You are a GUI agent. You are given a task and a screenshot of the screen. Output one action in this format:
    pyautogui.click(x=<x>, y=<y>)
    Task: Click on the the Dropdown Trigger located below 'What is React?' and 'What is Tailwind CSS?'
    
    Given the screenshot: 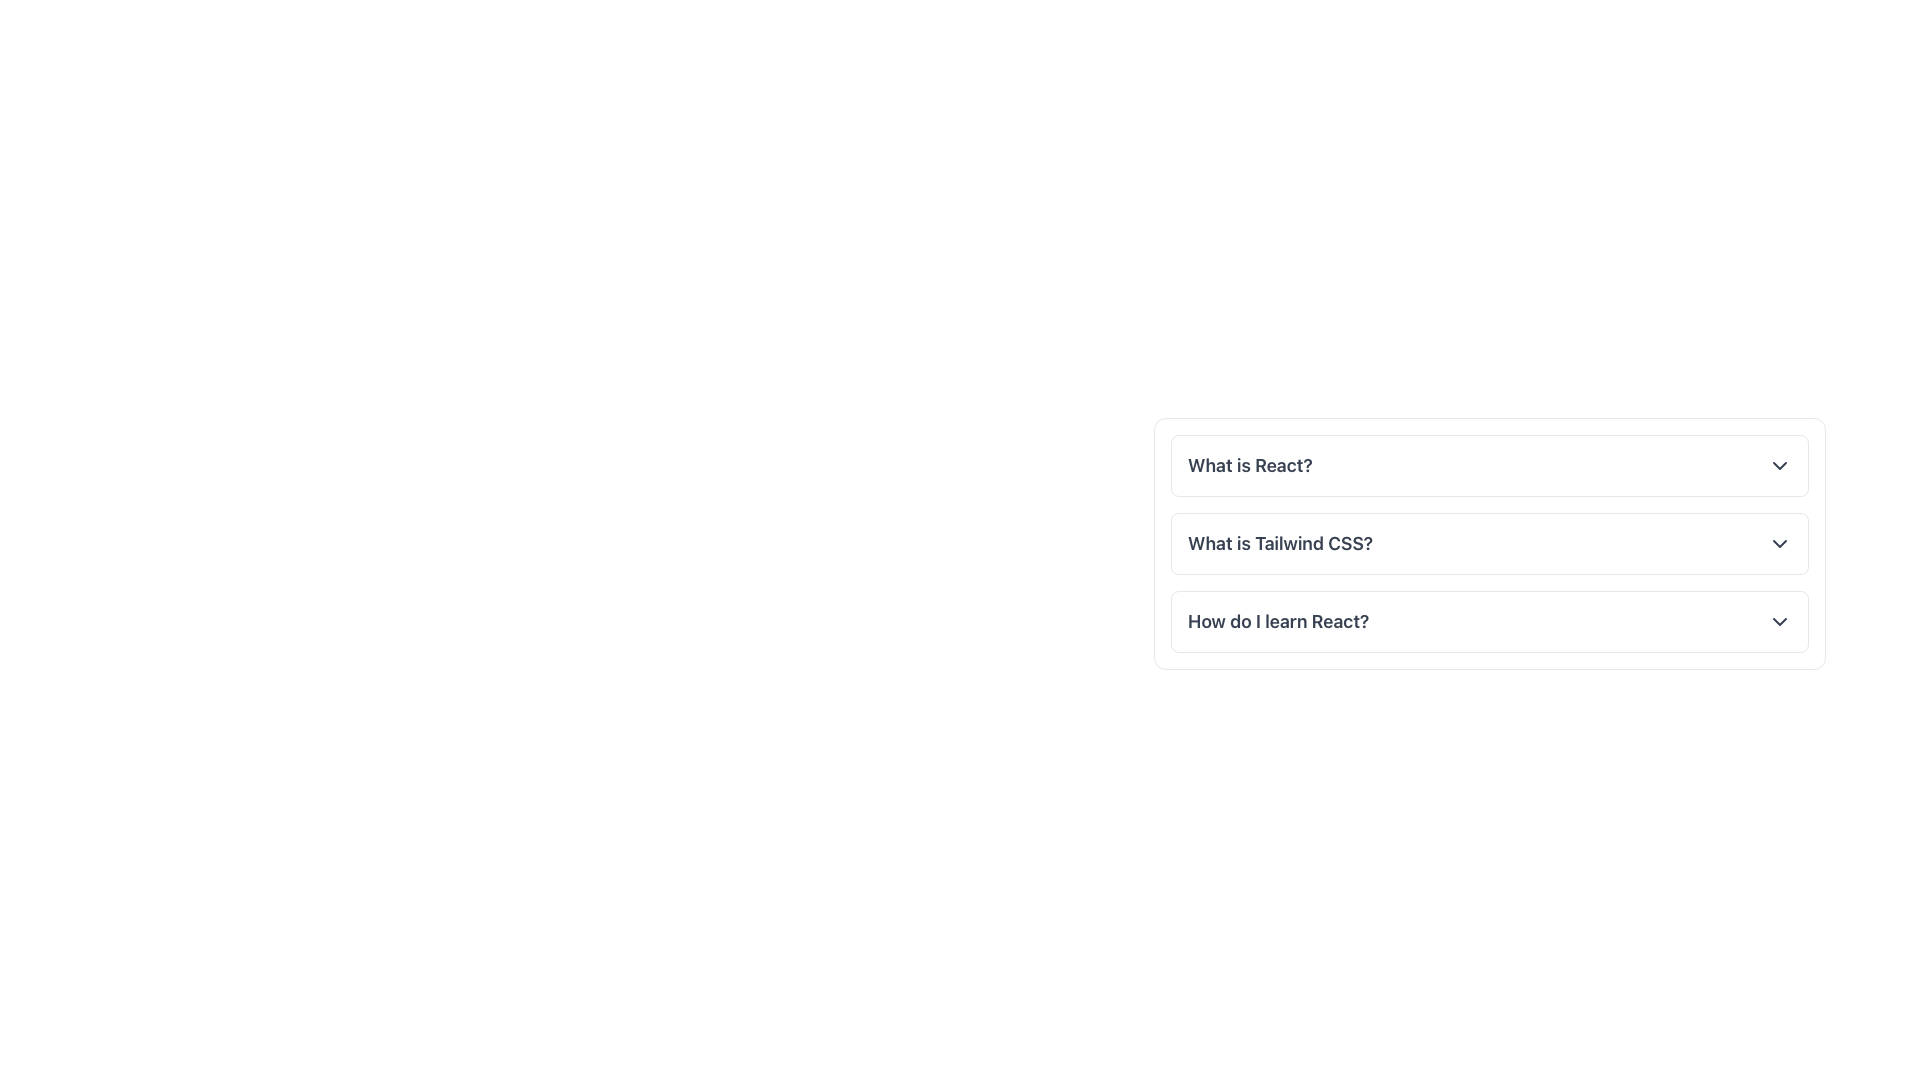 What is the action you would take?
    pyautogui.click(x=1489, y=620)
    